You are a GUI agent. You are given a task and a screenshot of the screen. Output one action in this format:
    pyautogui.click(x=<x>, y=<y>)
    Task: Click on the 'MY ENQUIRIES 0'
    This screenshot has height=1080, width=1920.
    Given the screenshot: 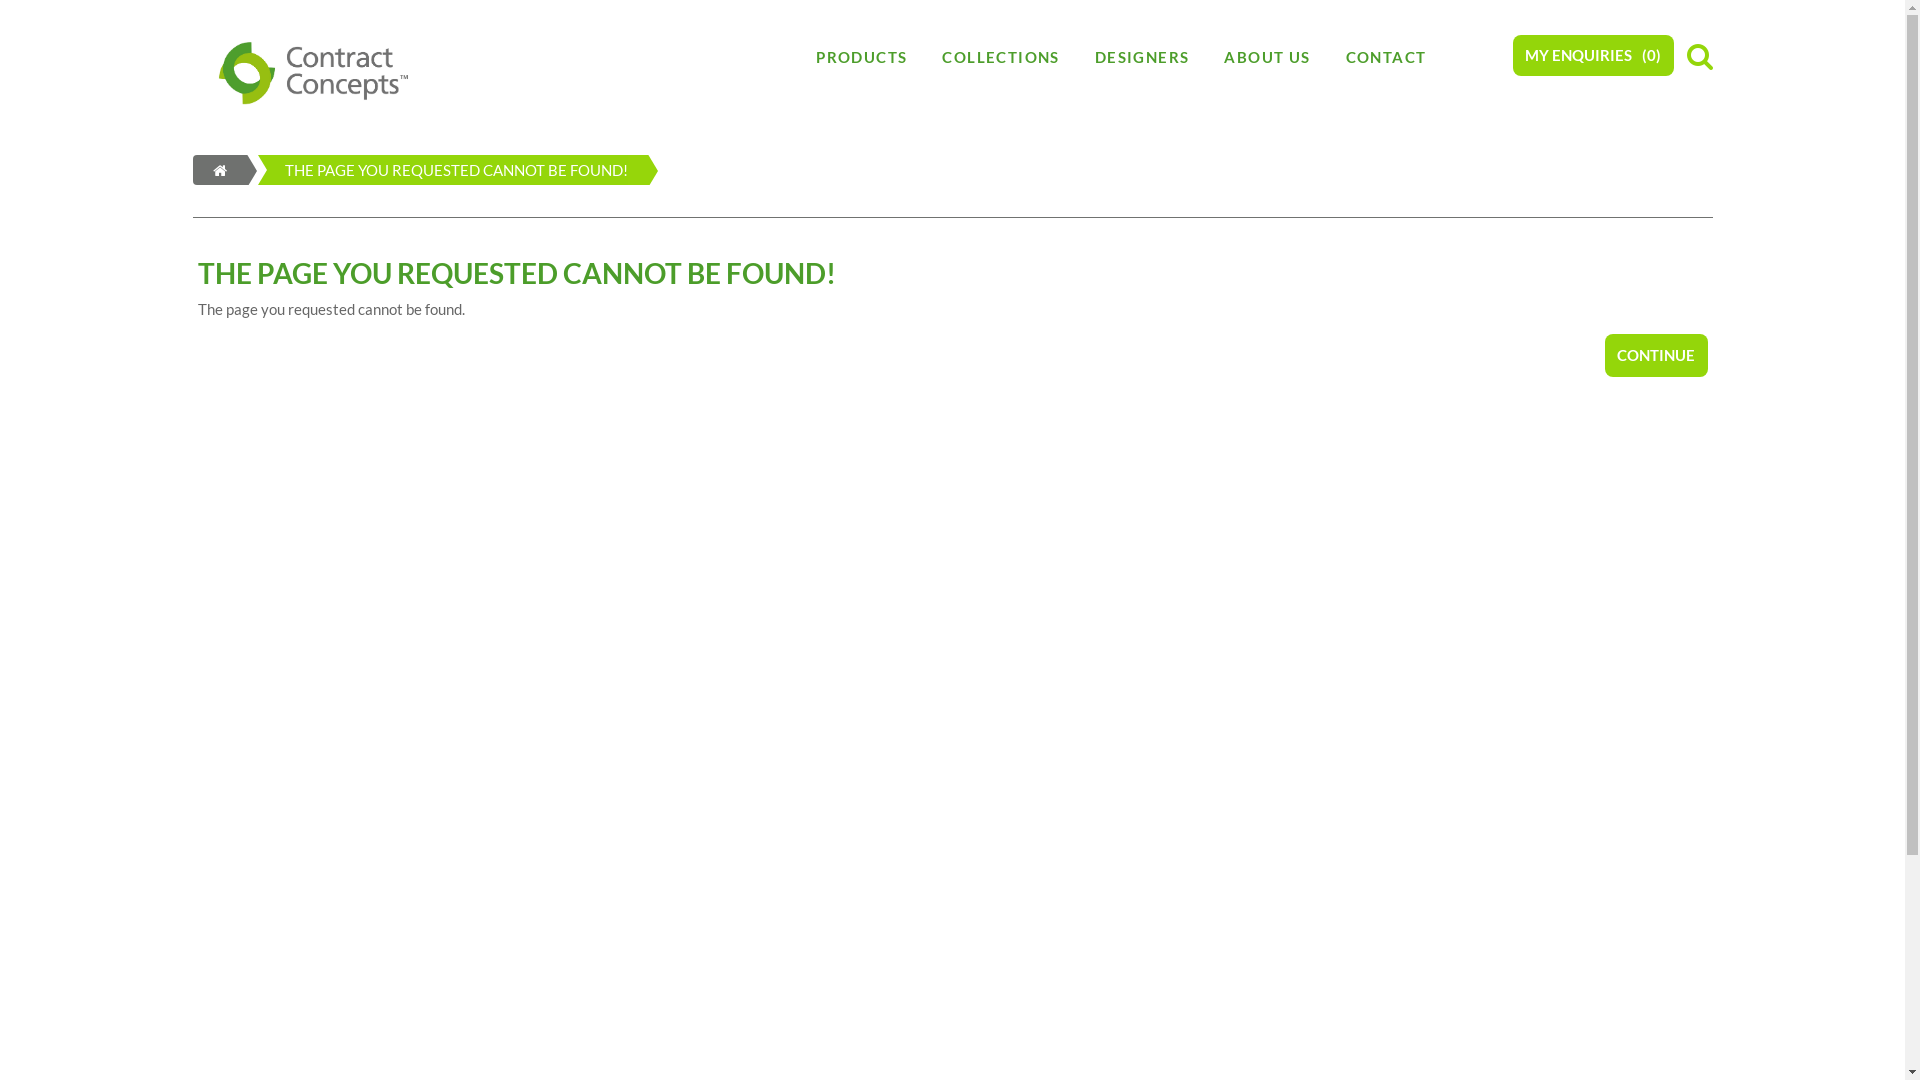 What is the action you would take?
    pyautogui.click(x=1512, y=54)
    